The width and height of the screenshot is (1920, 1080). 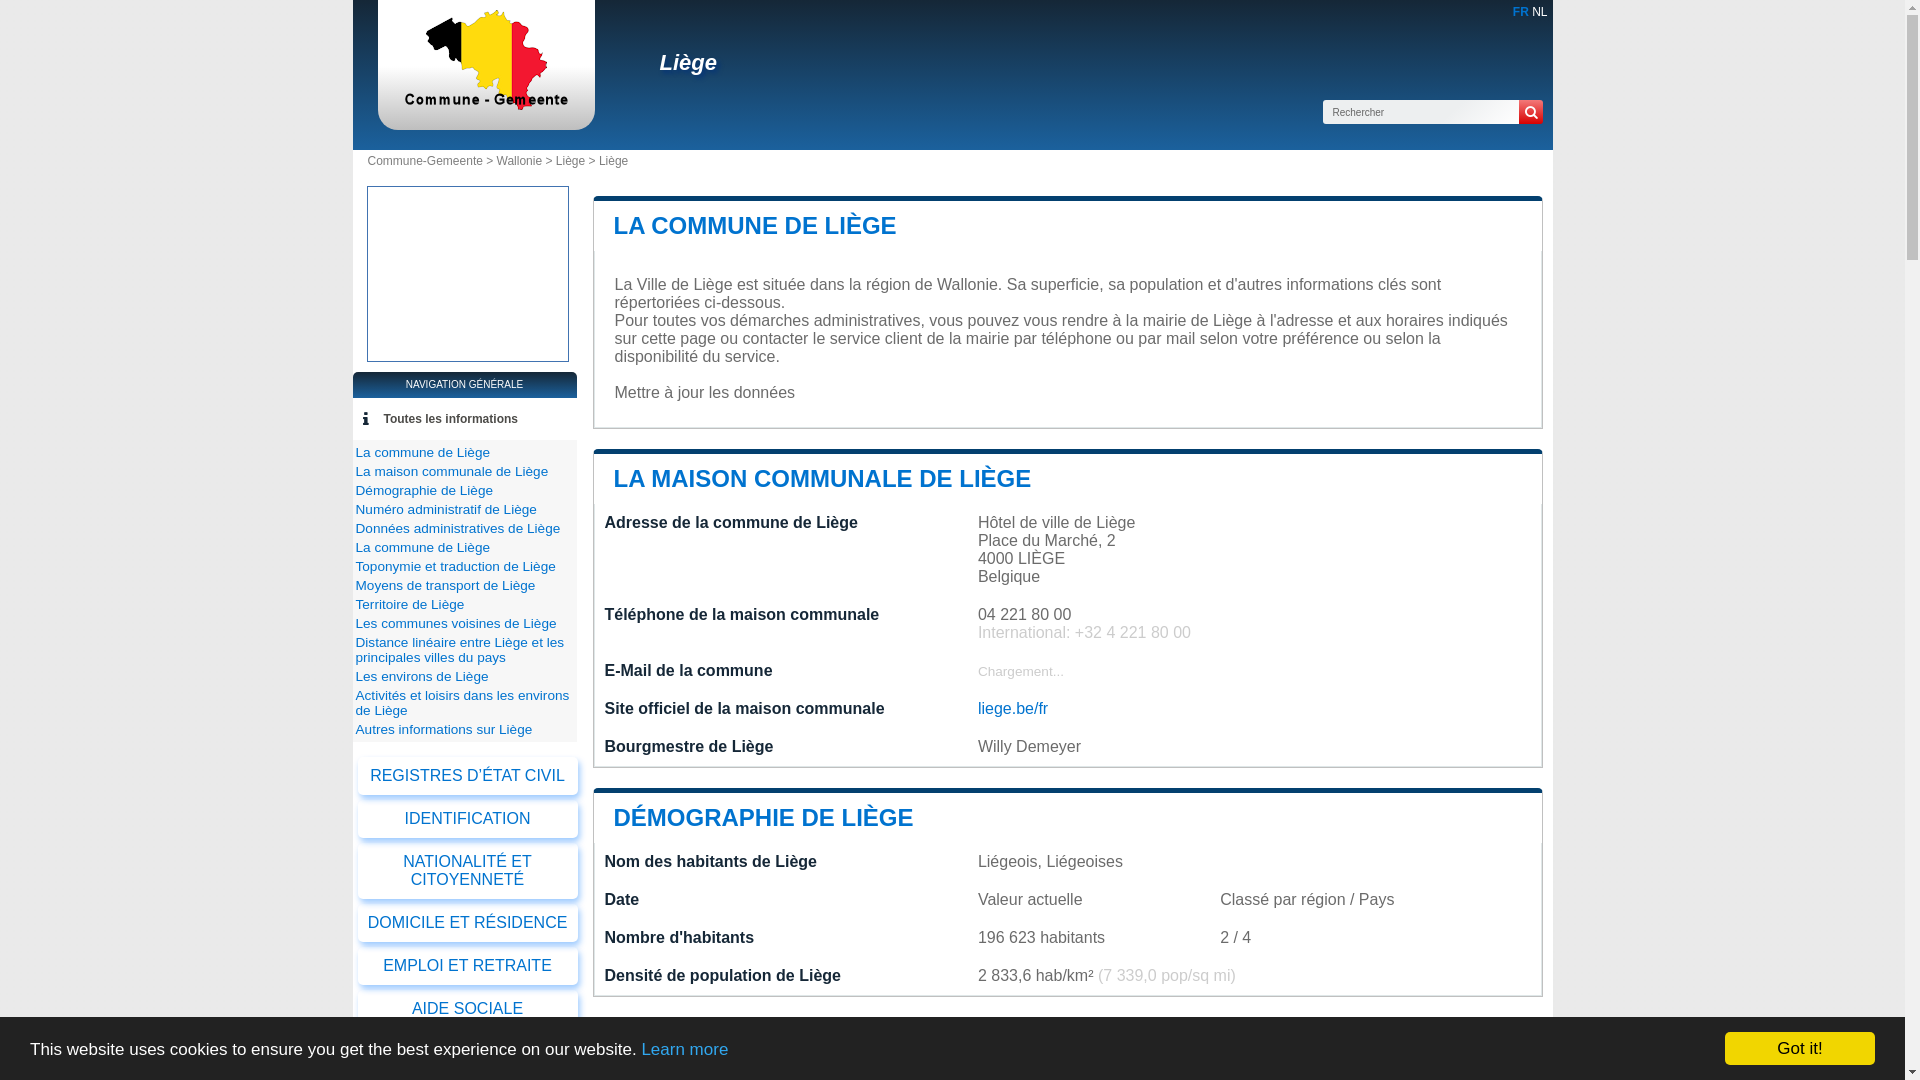 What do you see at coordinates (450, 418) in the screenshot?
I see `'Toutes les informations'` at bounding box center [450, 418].